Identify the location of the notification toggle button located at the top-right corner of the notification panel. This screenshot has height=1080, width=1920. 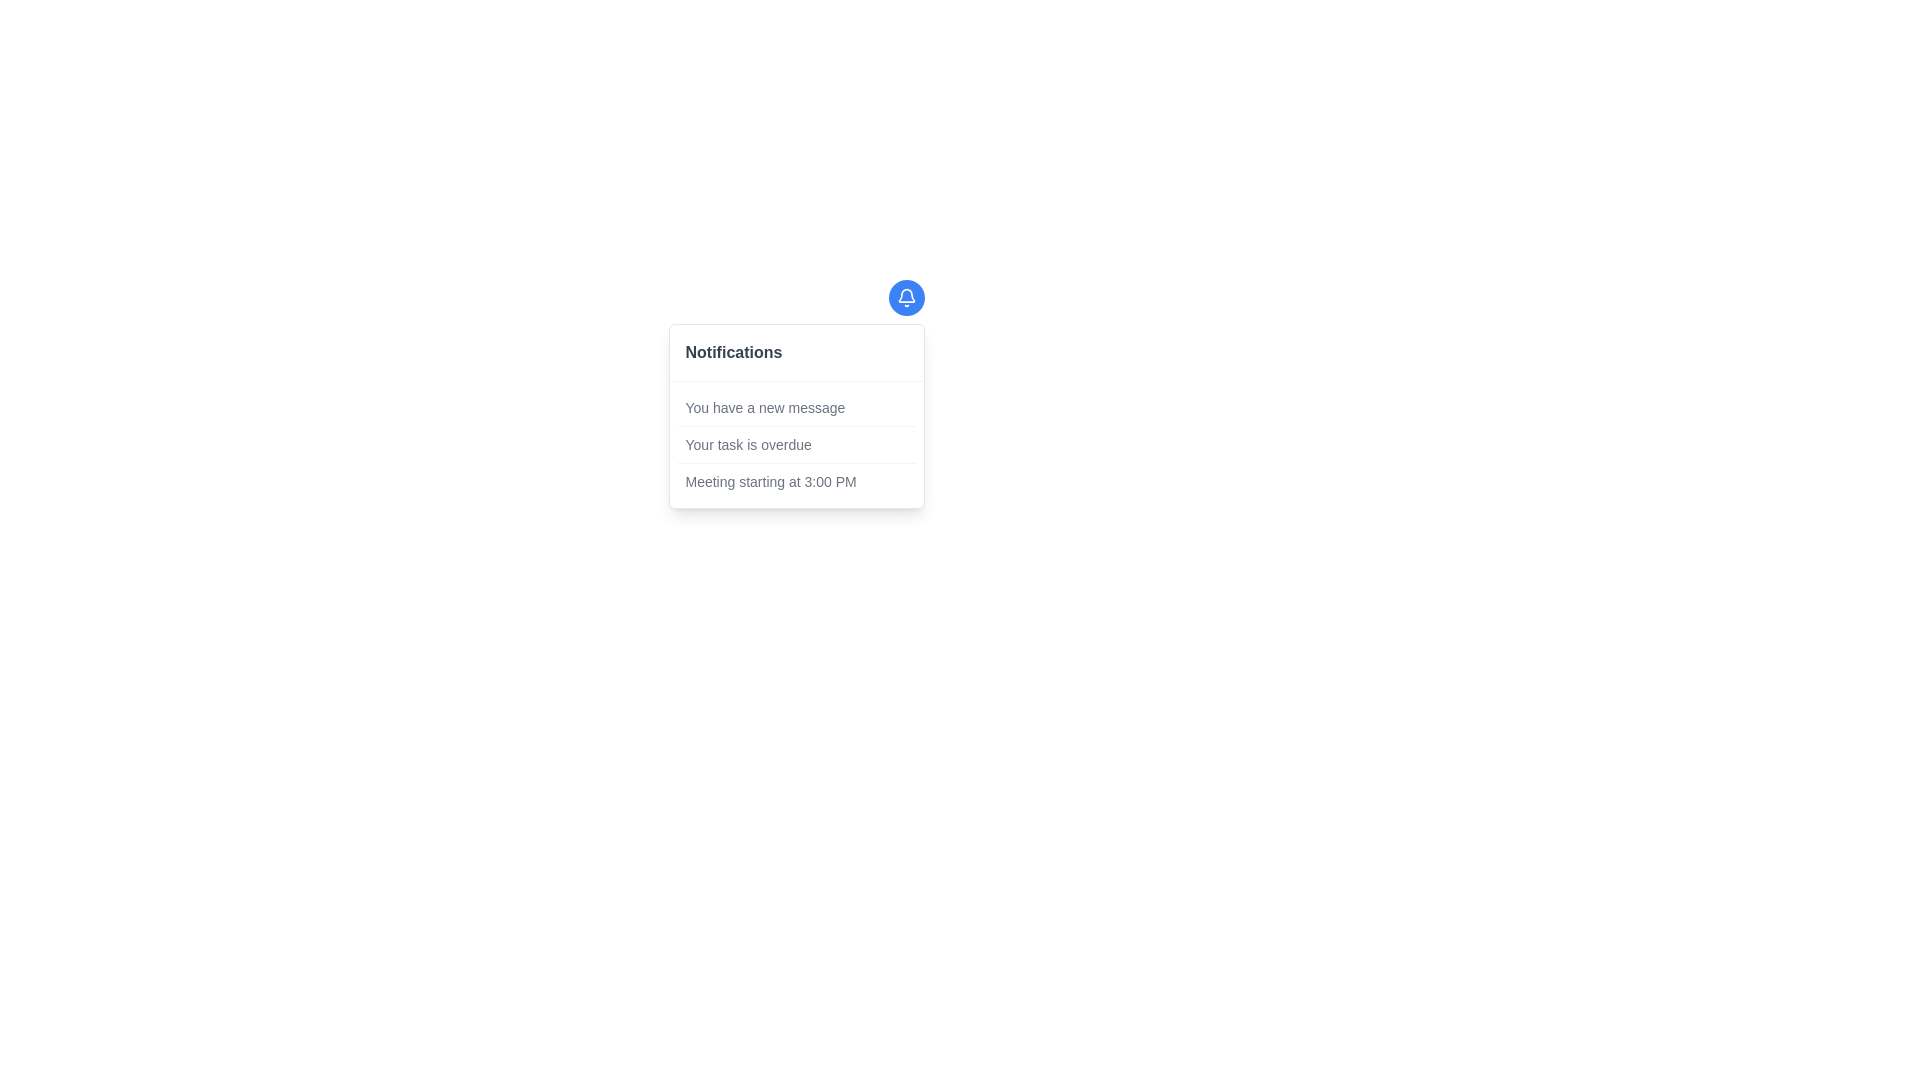
(905, 297).